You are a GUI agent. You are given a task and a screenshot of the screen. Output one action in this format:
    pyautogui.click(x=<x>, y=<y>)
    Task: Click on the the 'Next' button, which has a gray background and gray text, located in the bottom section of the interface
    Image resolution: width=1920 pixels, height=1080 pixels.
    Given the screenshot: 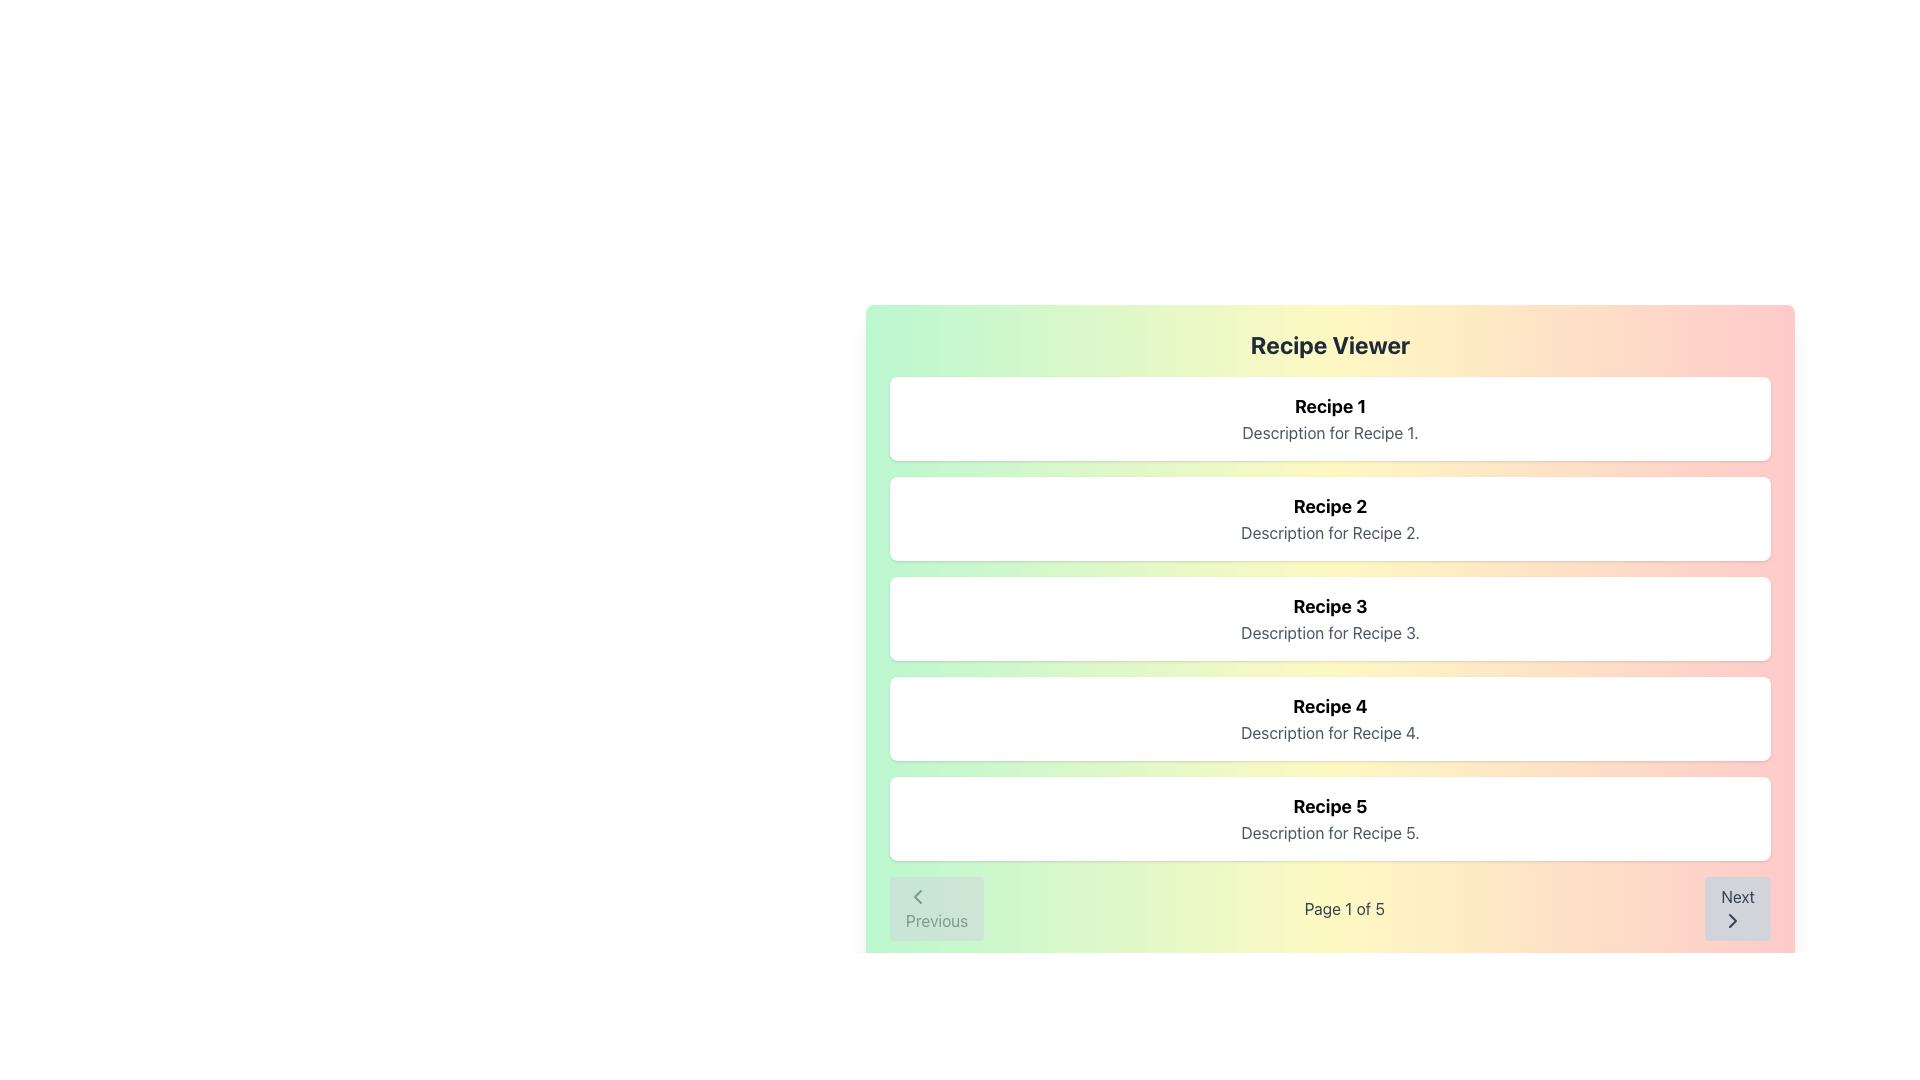 What is the action you would take?
    pyautogui.click(x=1736, y=909)
    